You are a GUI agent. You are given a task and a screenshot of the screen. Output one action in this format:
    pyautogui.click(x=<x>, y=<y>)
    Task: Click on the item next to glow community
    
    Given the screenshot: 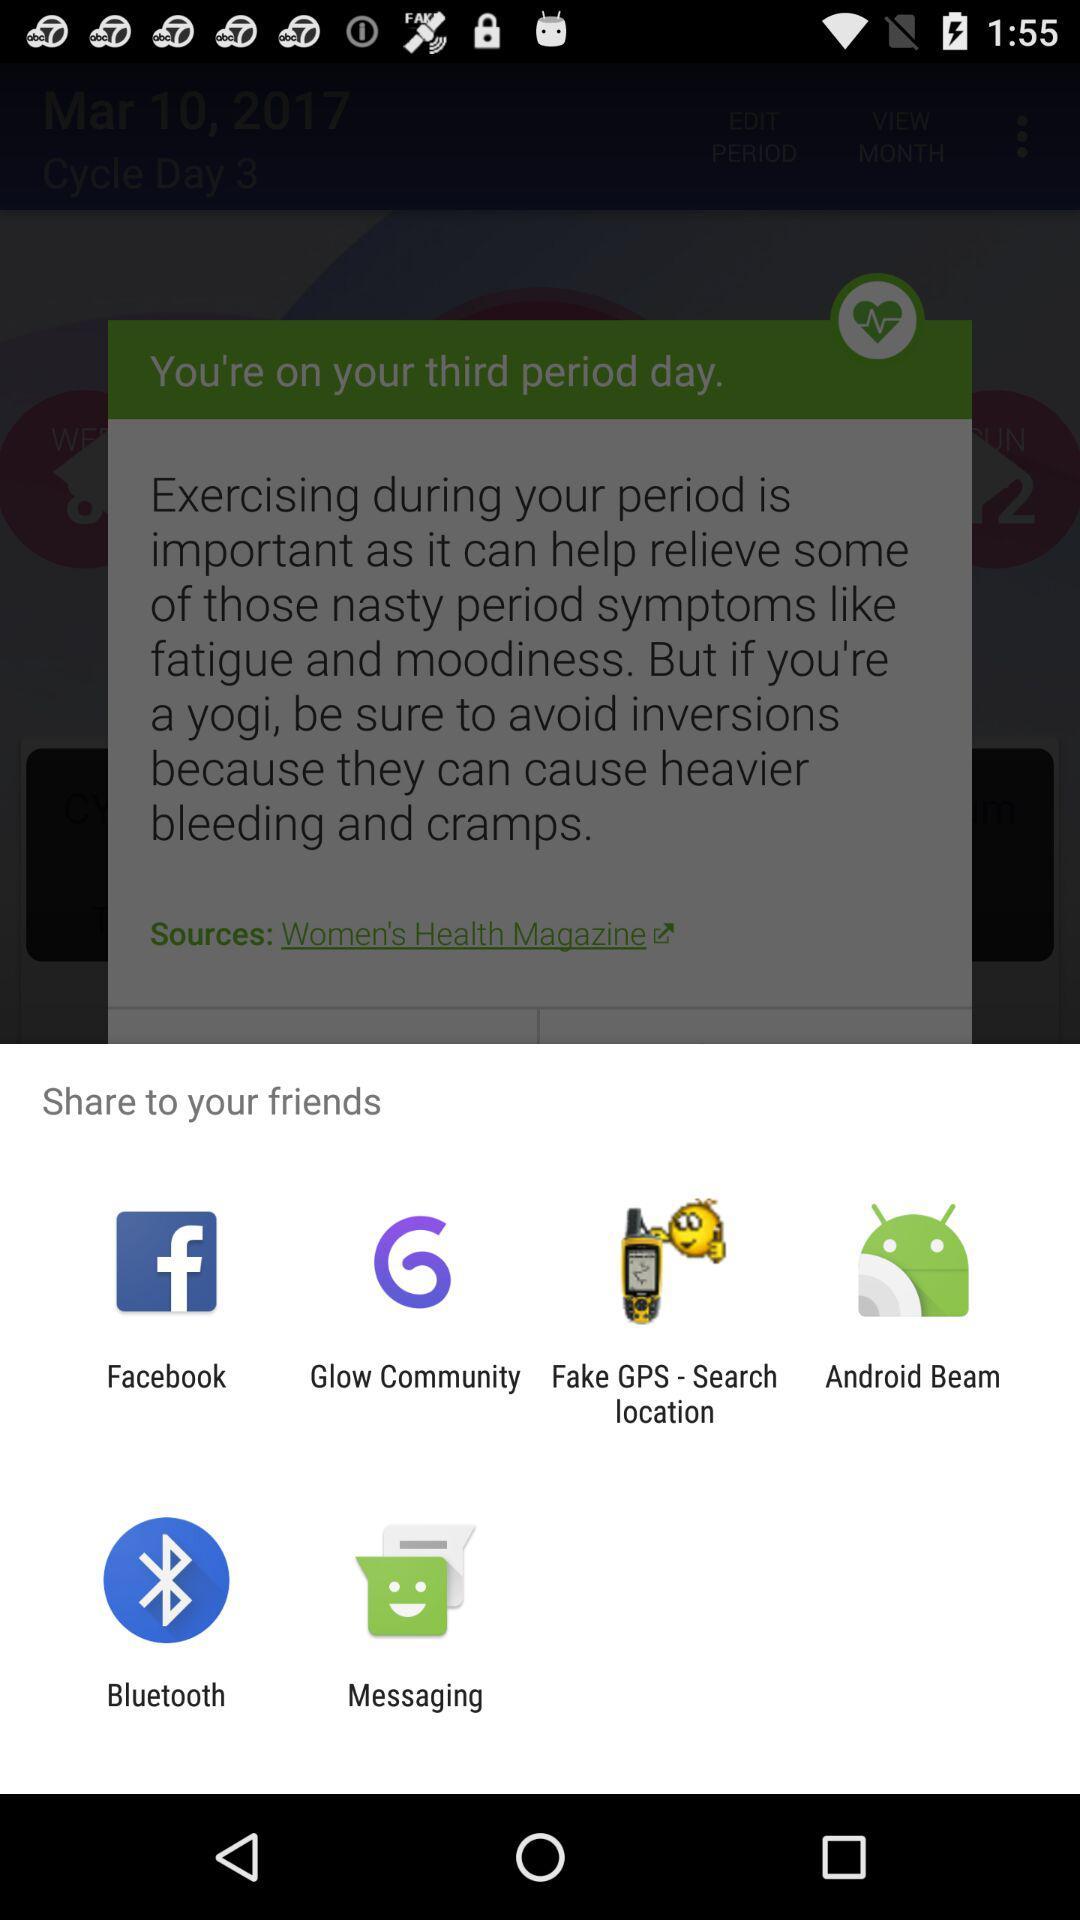 What is the action you would take?
    pyautogui.click(x=664, y=1392)
    